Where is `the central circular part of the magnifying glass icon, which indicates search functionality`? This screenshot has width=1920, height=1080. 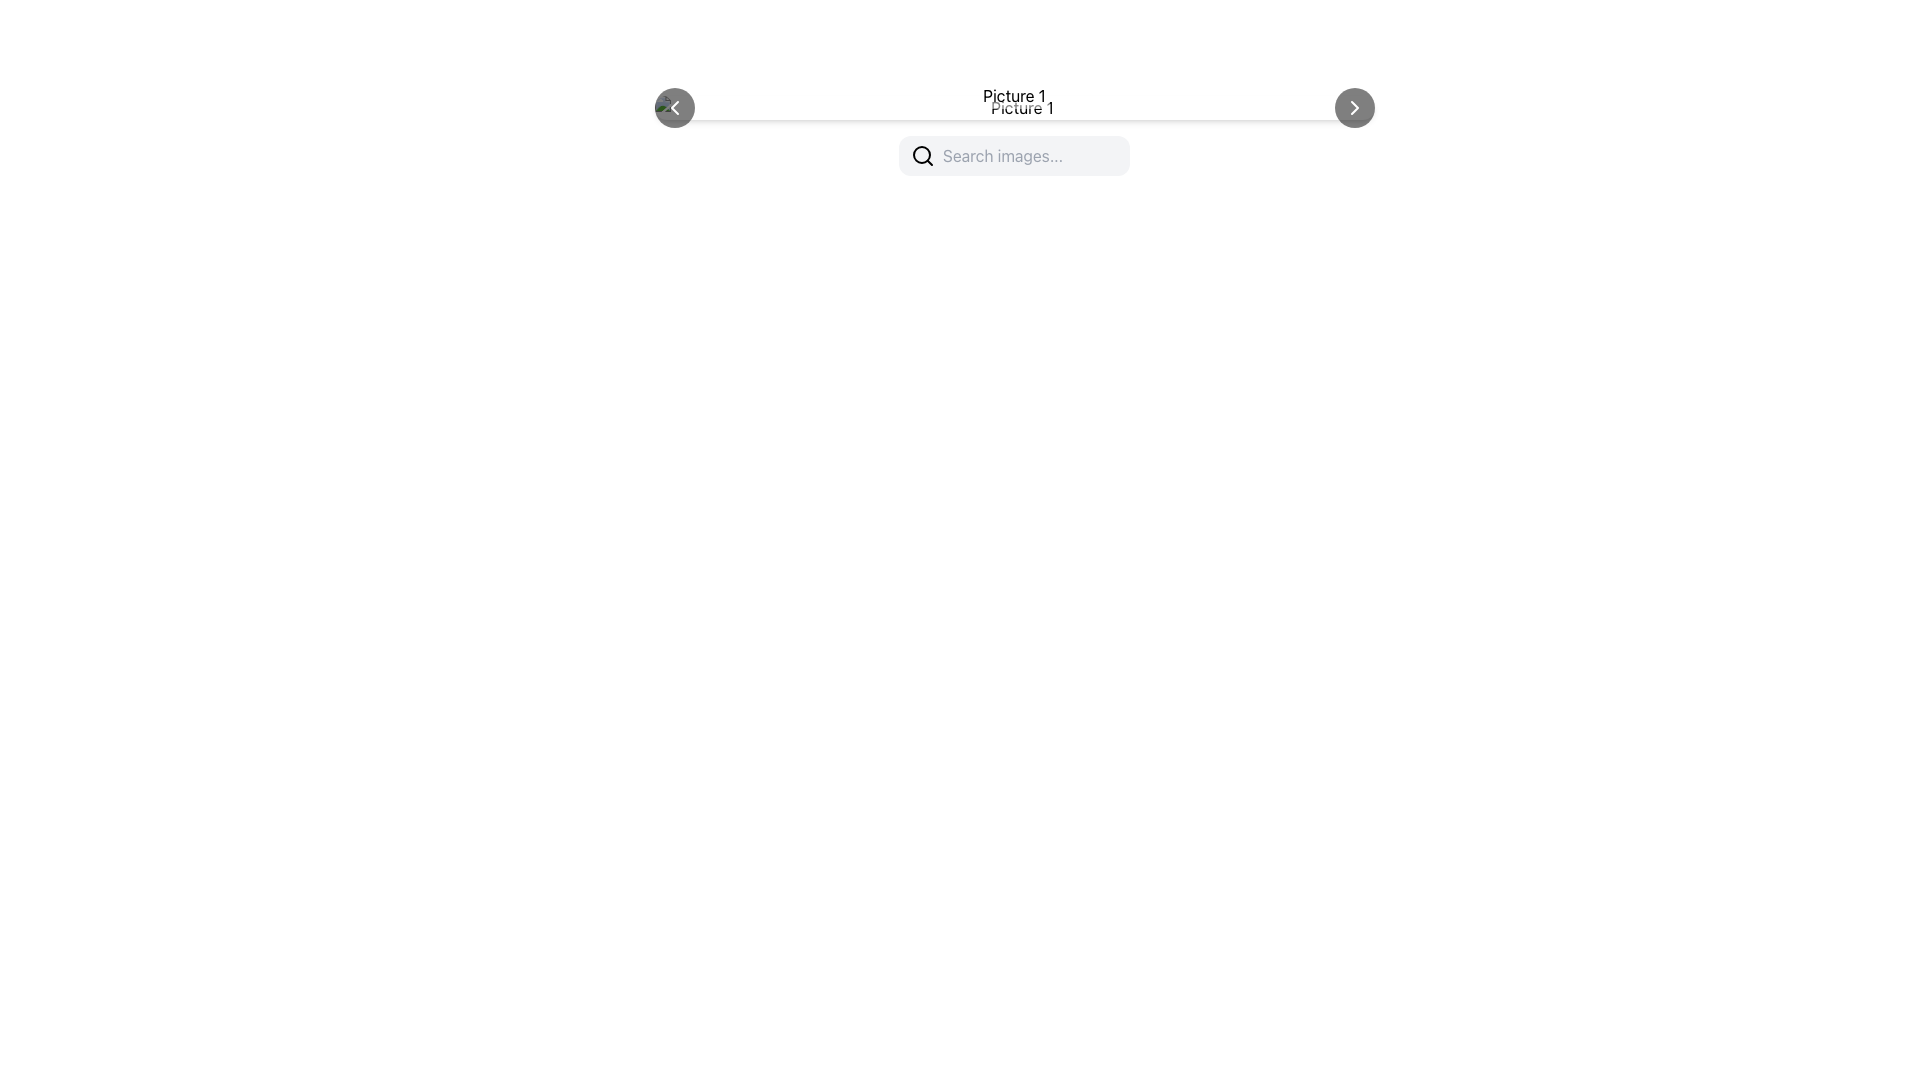 the central circular part of the magnifying glass icon, which indicates search functionality is located at coordinates (920, 153).